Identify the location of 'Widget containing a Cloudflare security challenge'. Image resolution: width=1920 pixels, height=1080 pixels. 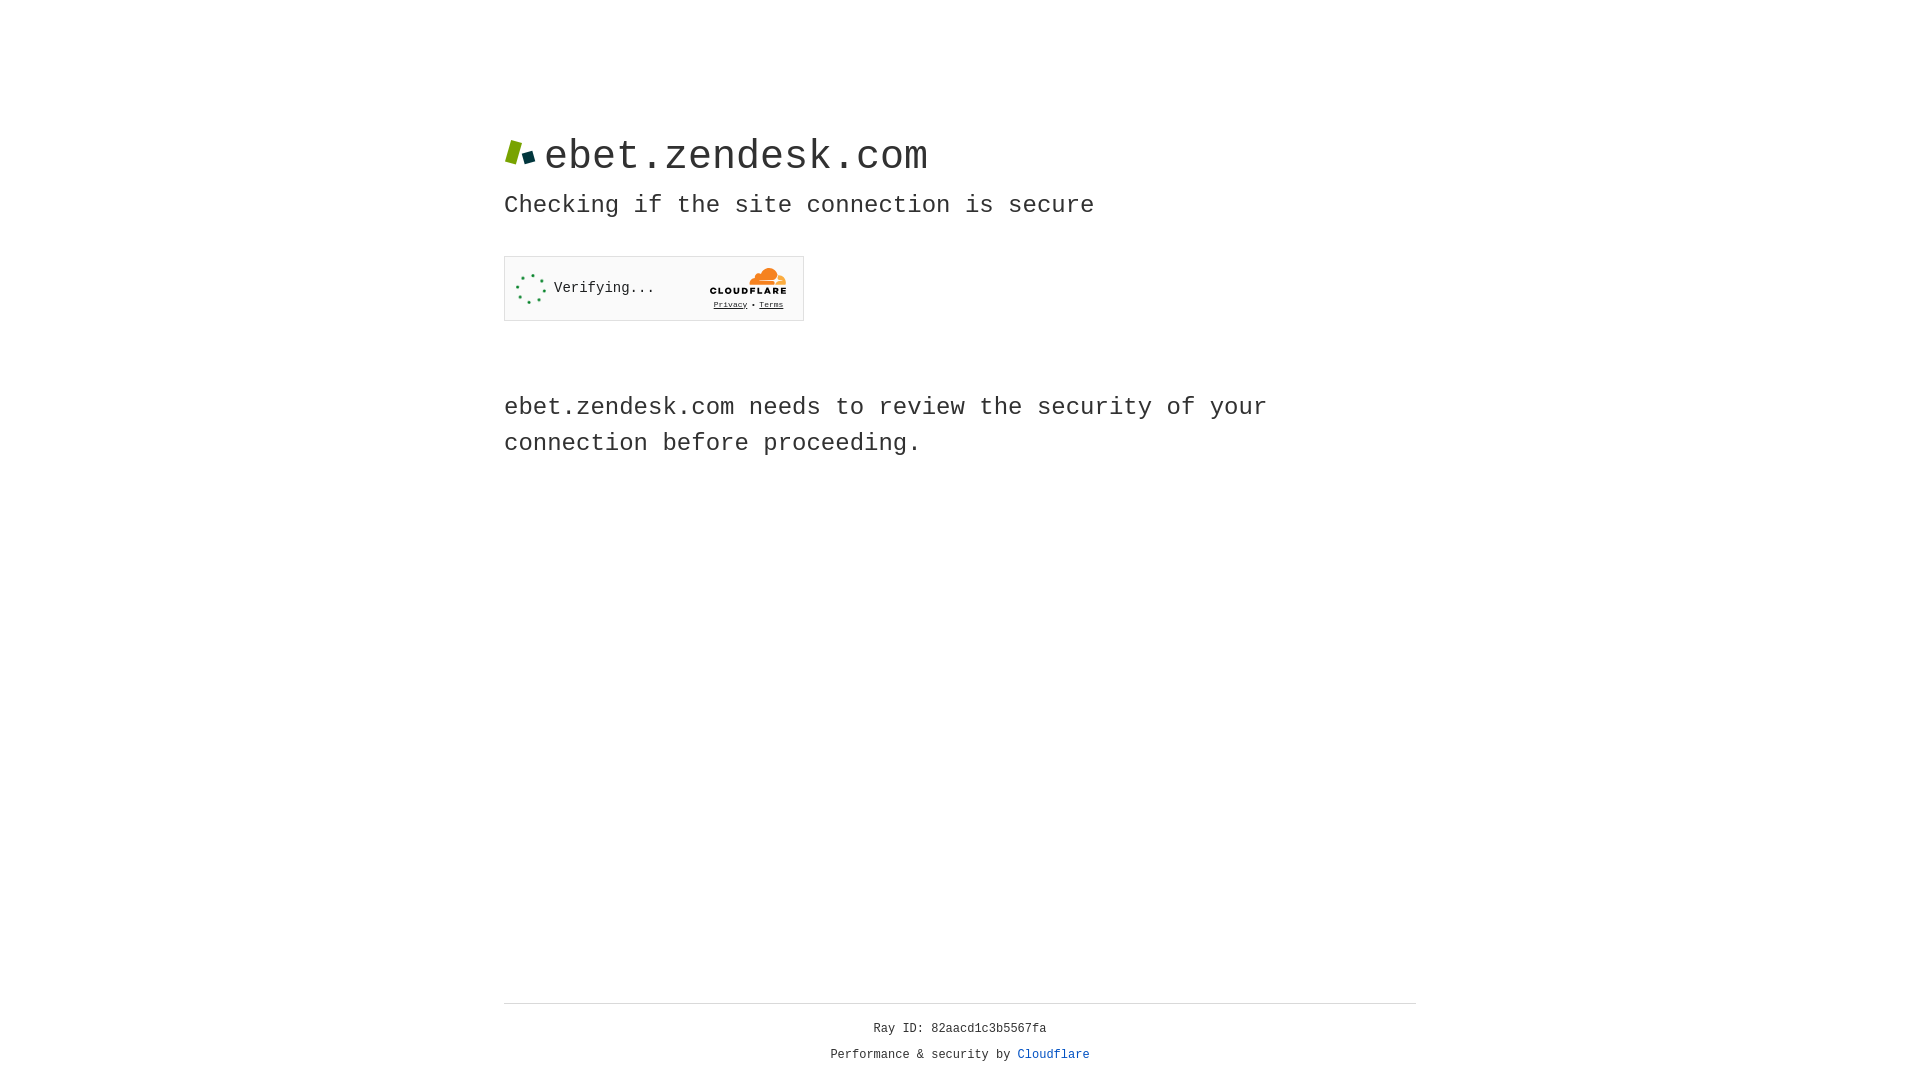
(653, 288).